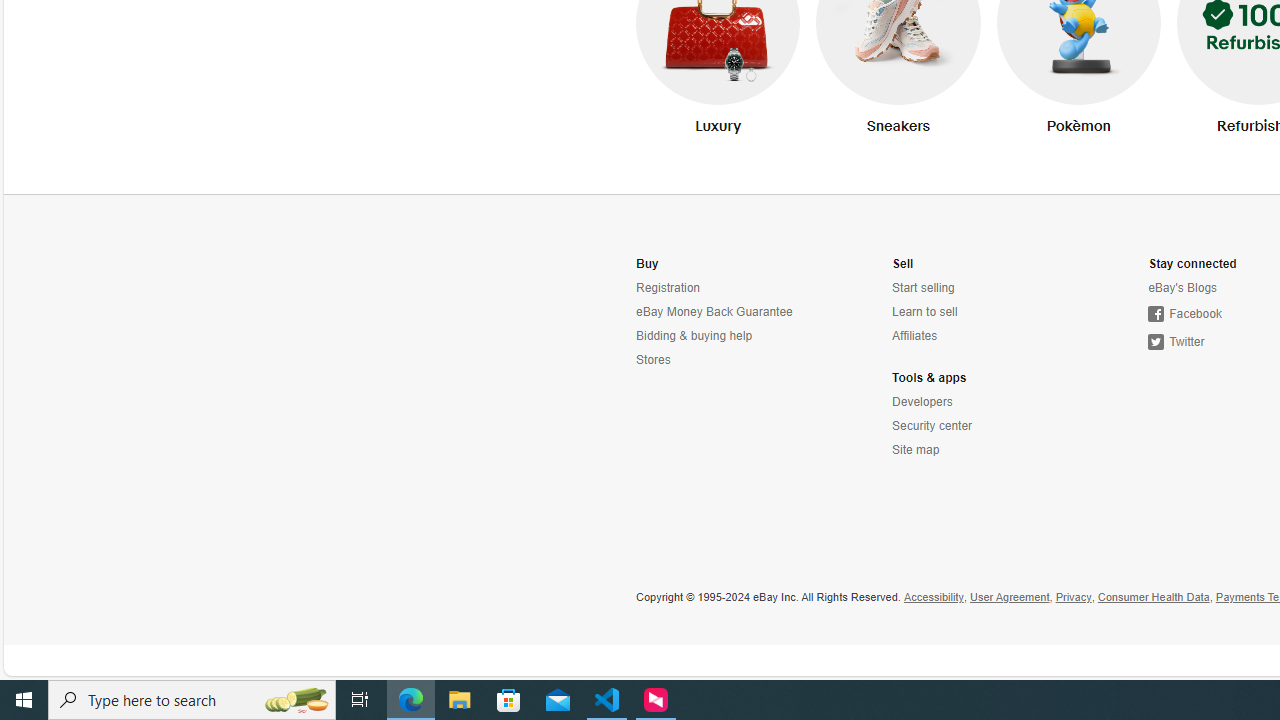 Image resolution: width=1280 pixels, height=720 pixels. I want to click on 'Security center', so click(931, 425).